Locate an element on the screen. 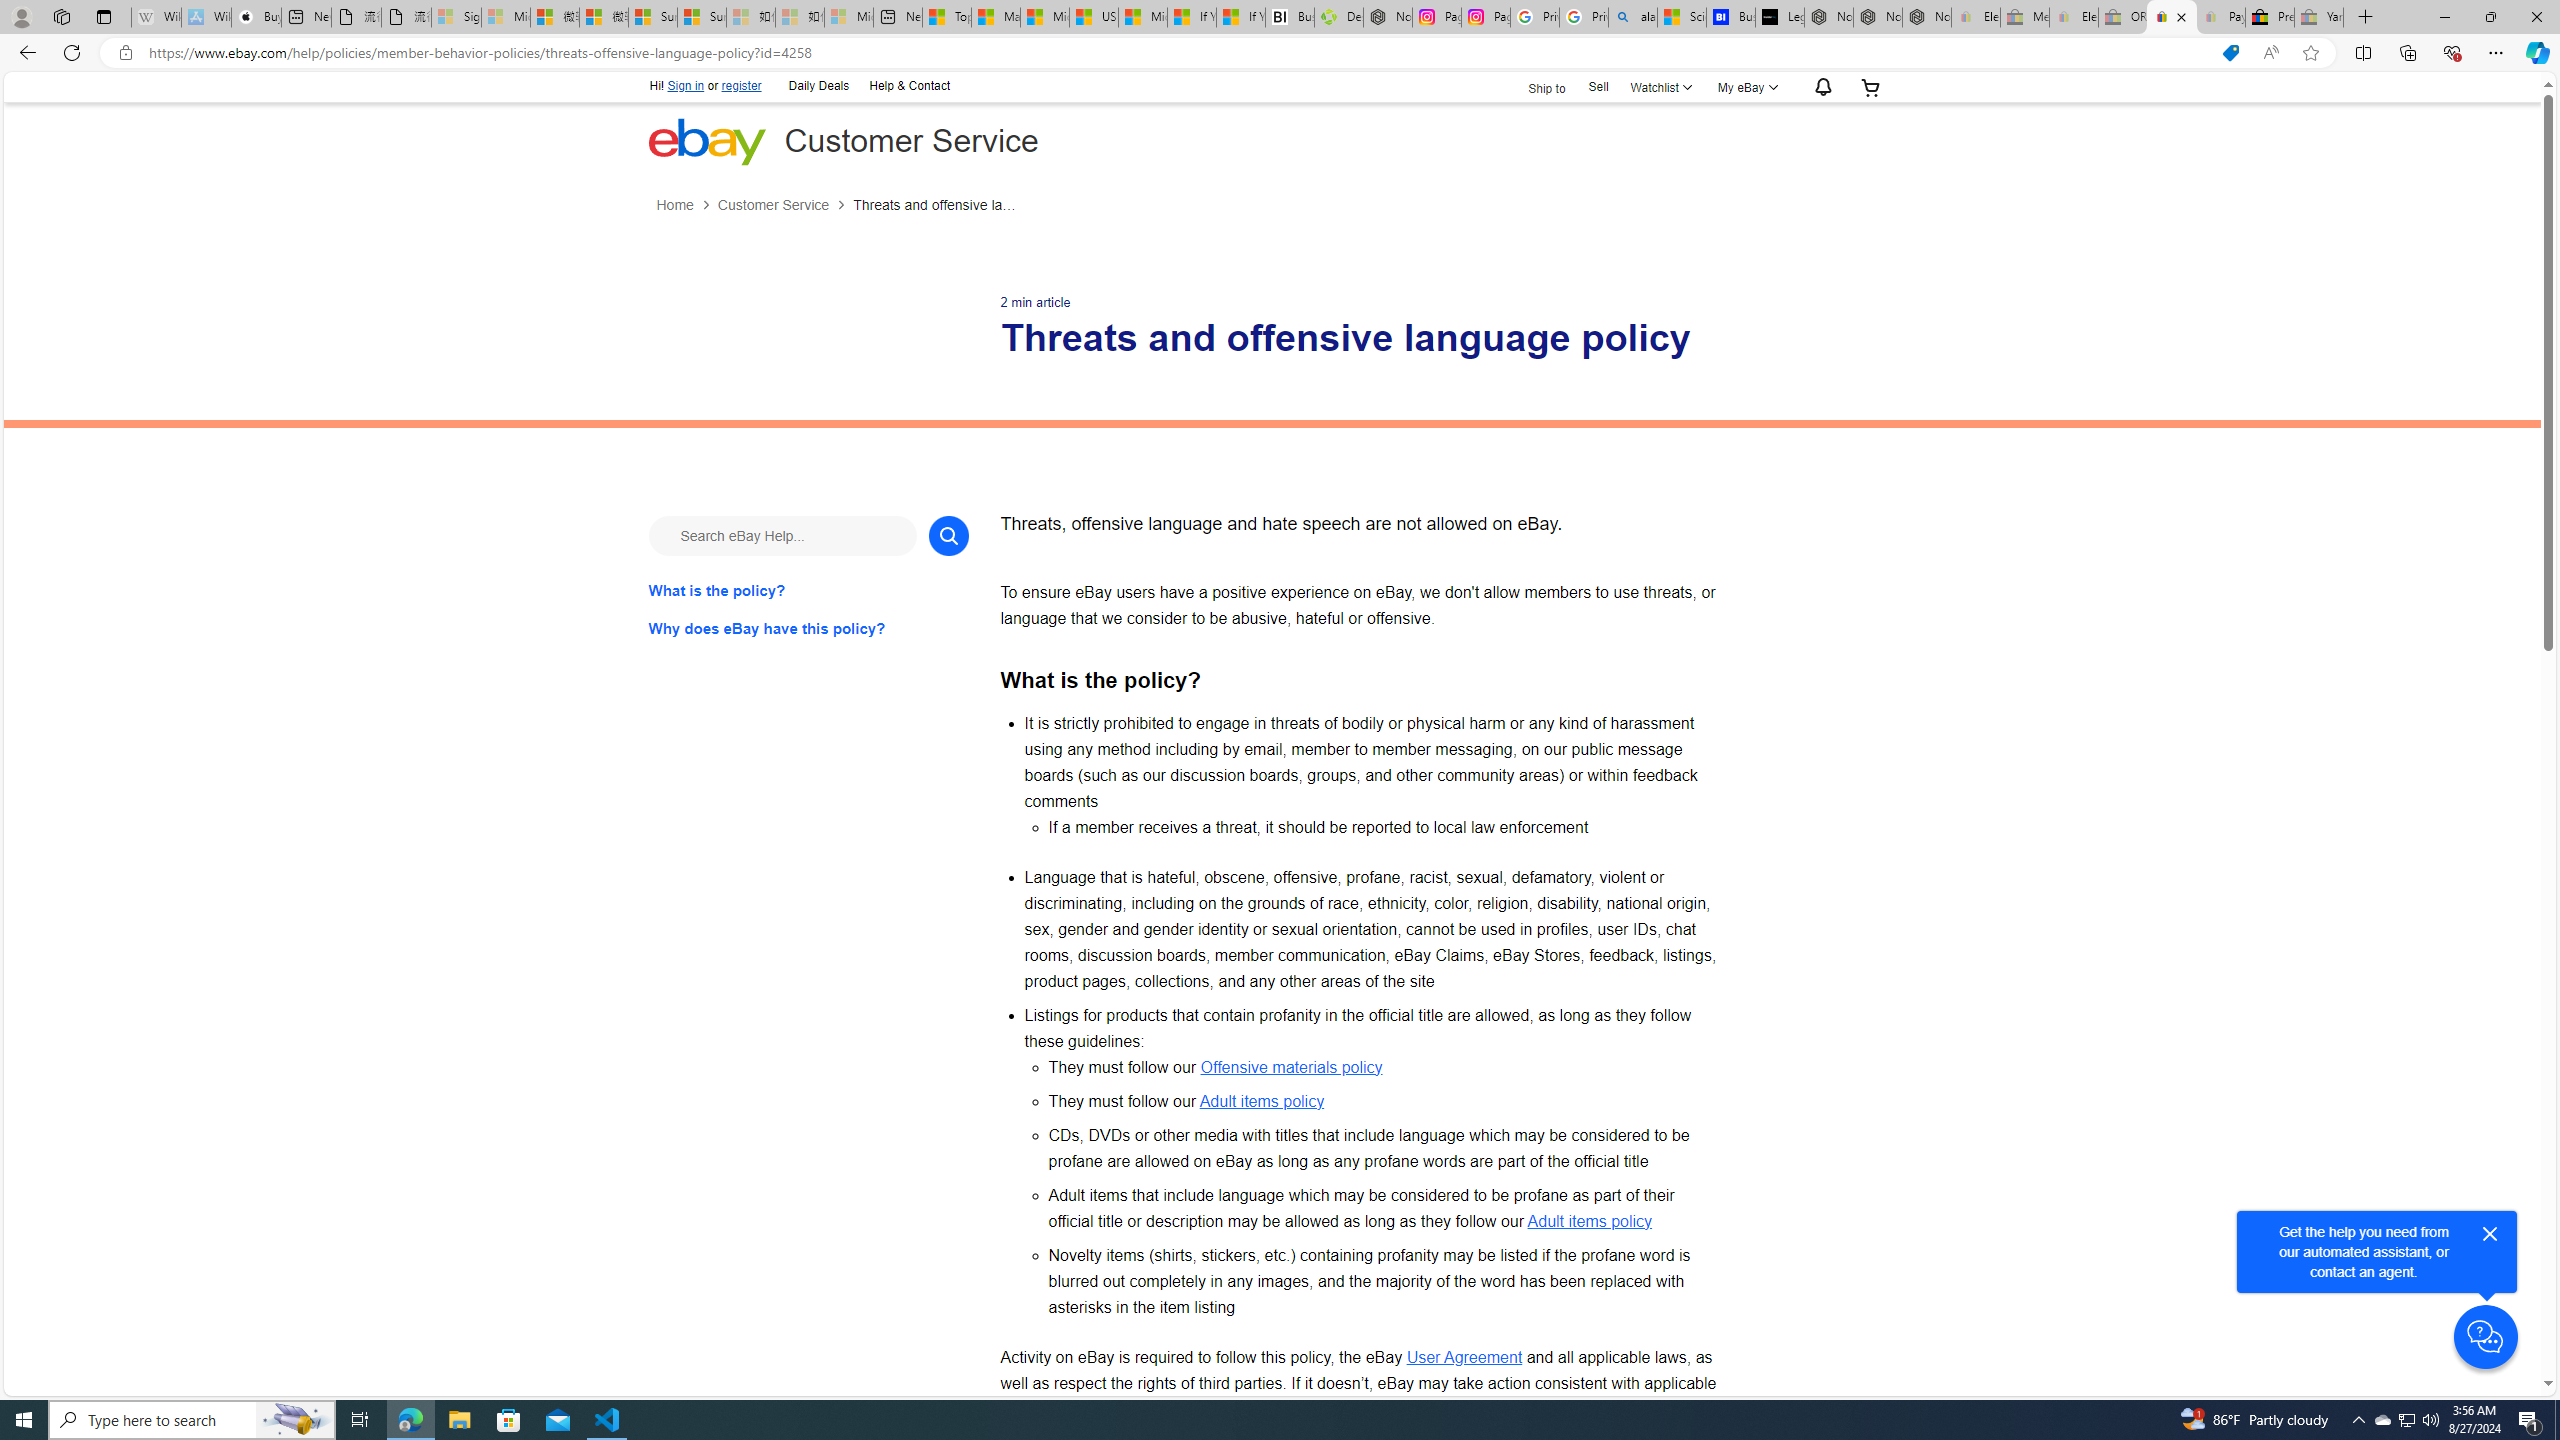 The height and width of the screenshot is (1440, 2560). 'Settings and more (Alt+F)' is located at coordinates (2495, 51).